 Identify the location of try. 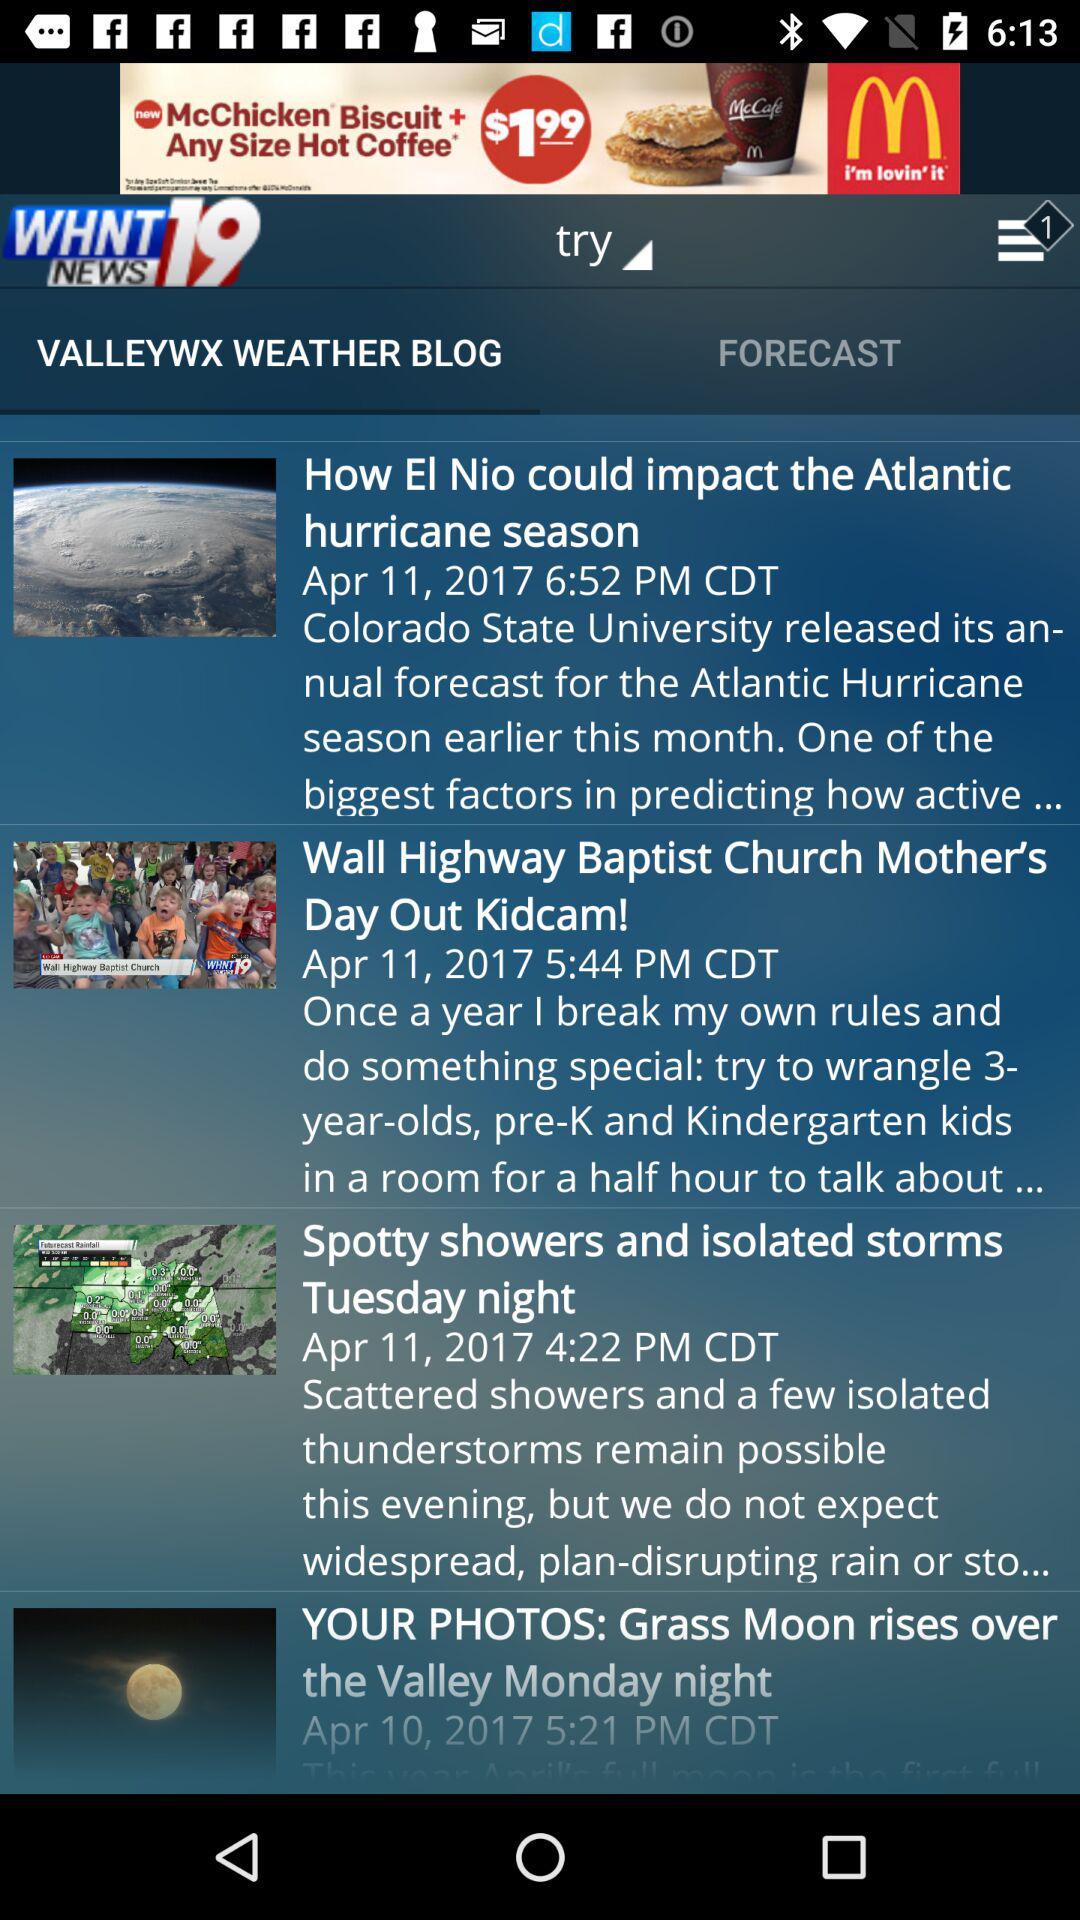
(617, 240).